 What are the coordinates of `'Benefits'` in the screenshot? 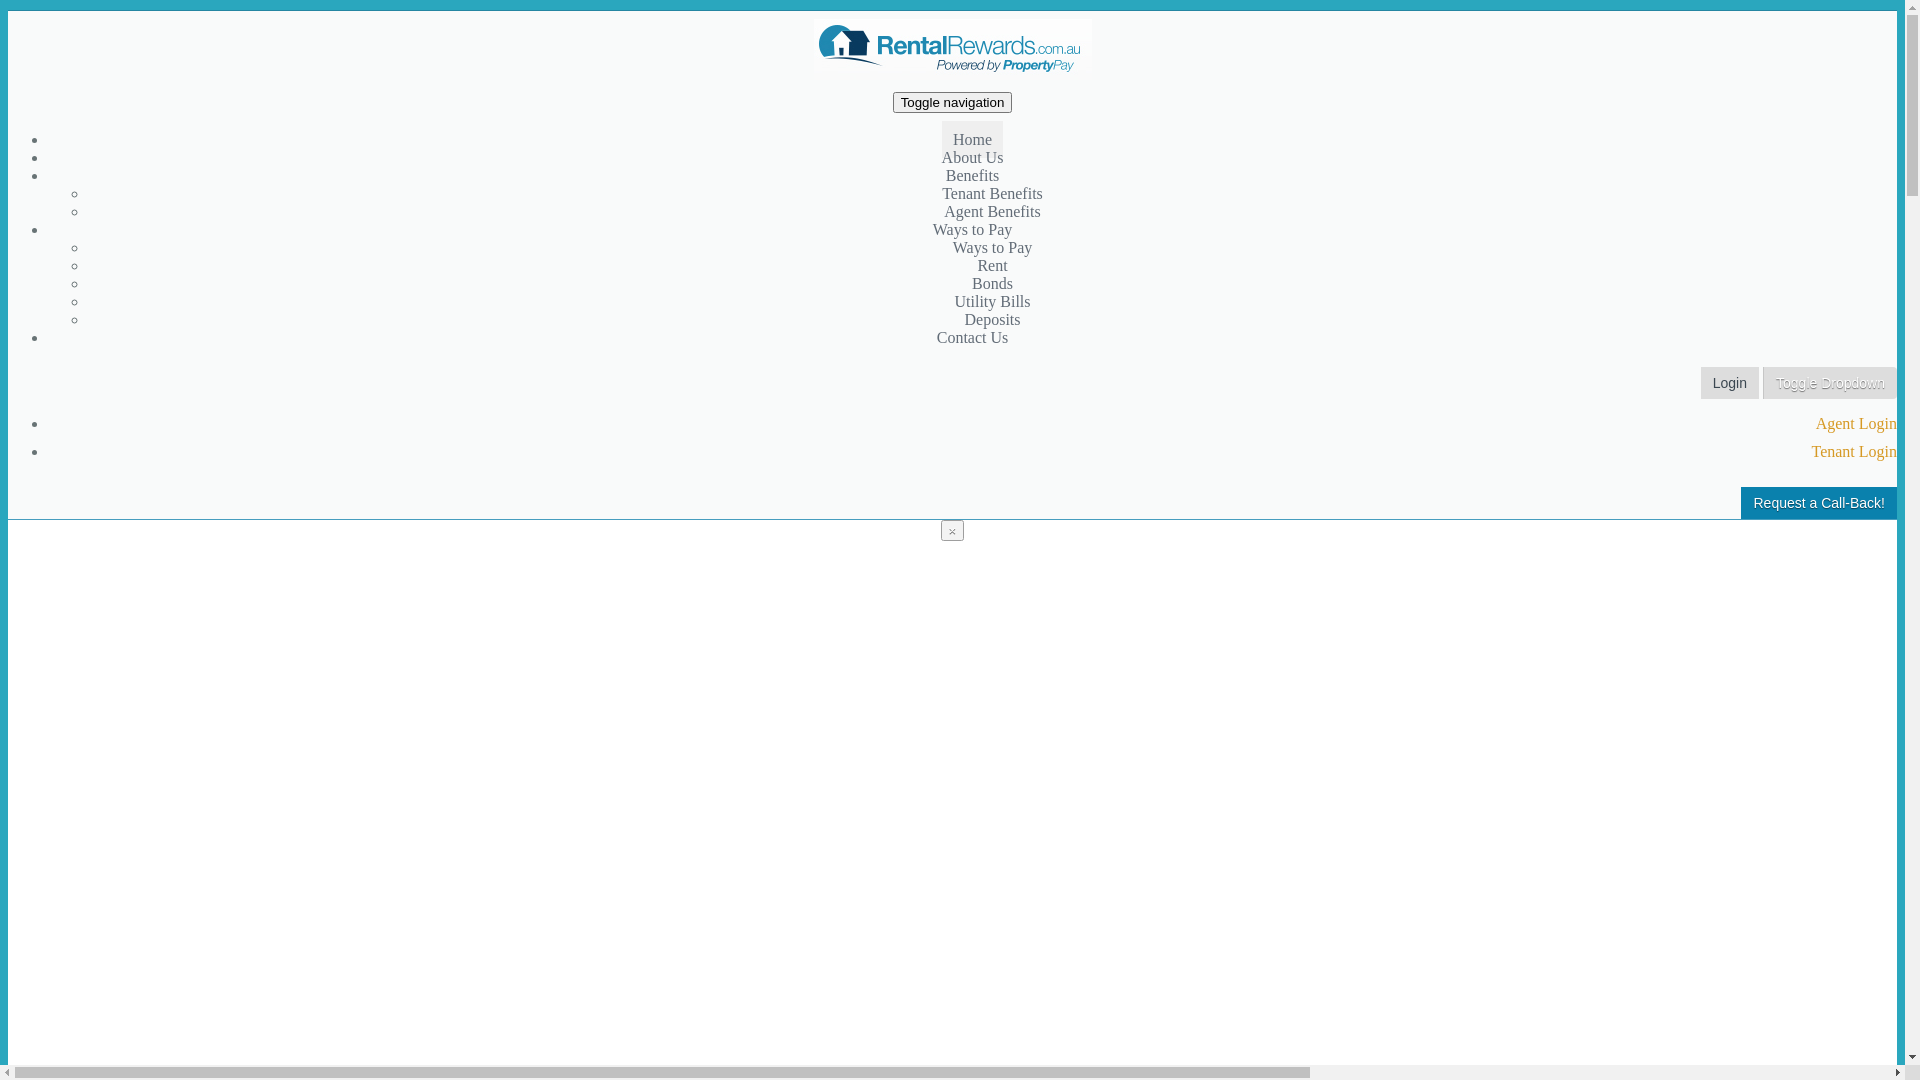 It's located at (972, 174).